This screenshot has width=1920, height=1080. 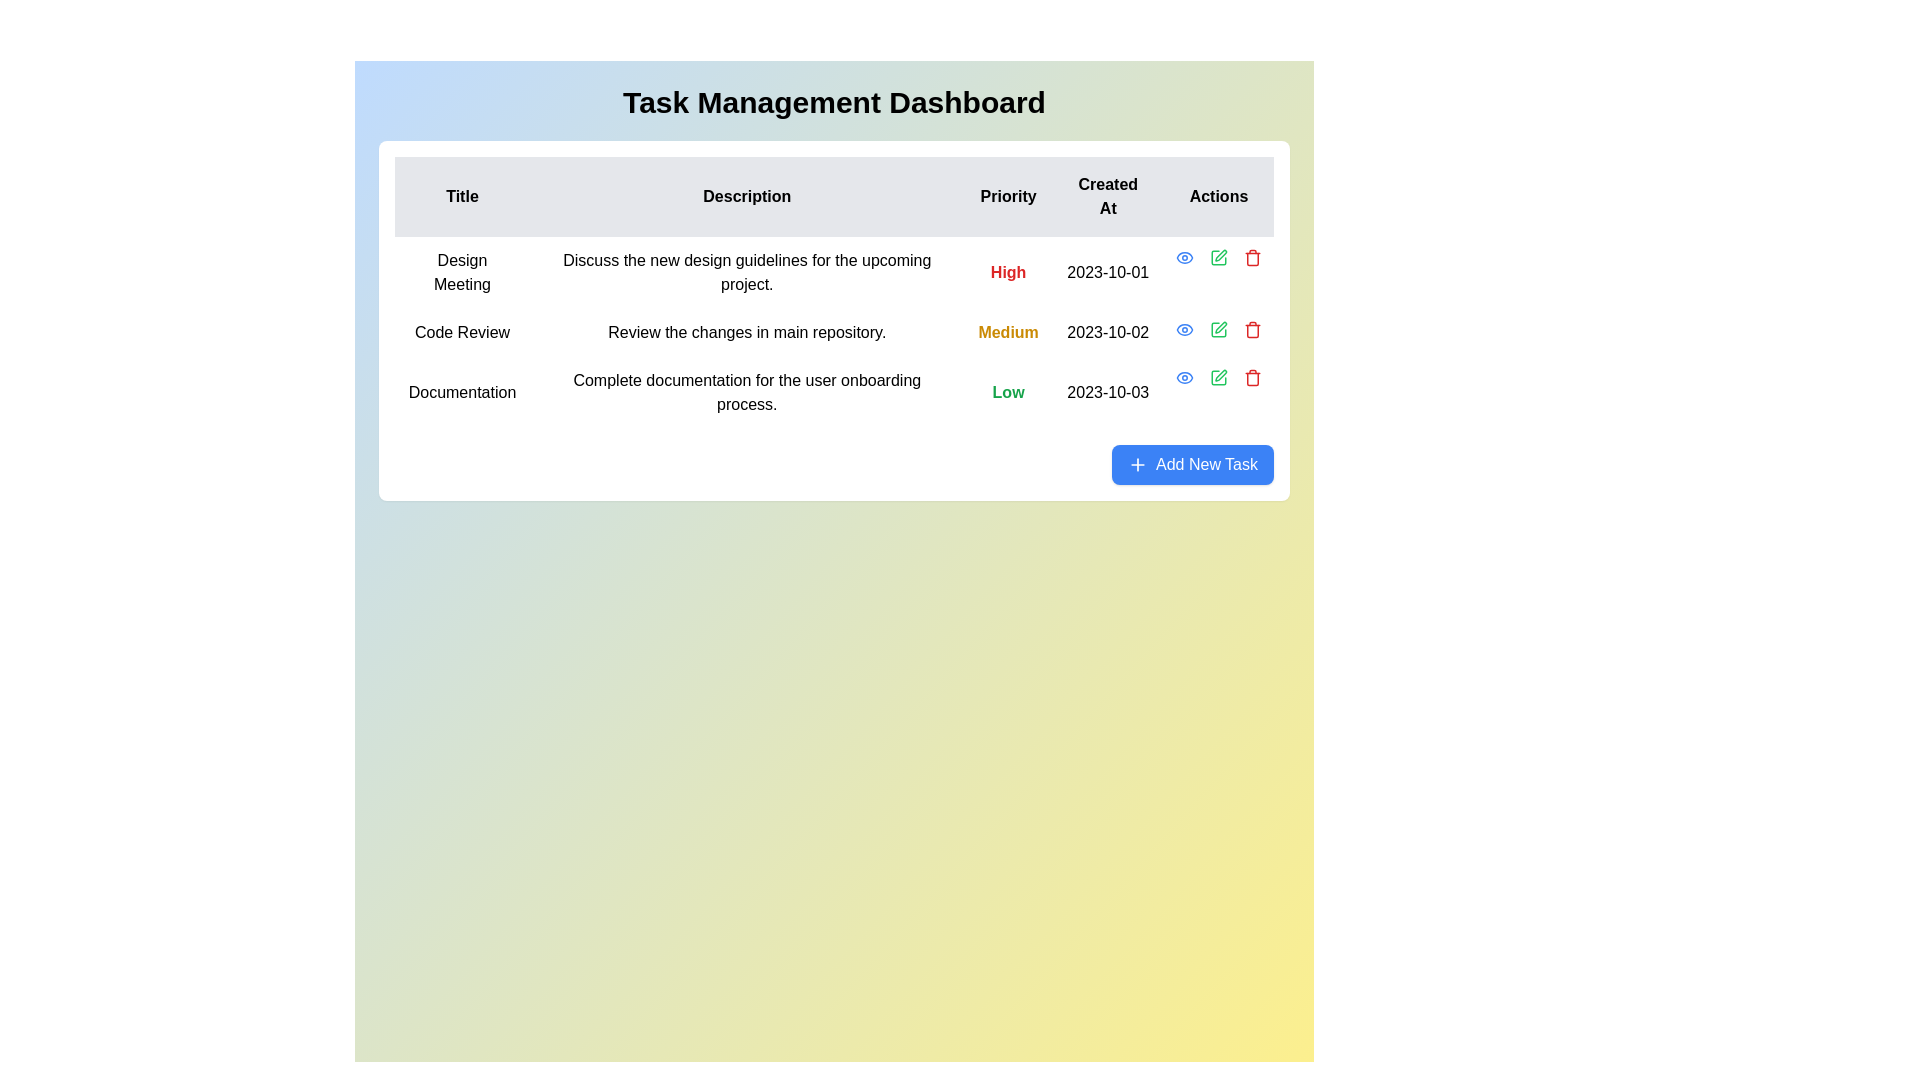 I want to click on the eye-shaped icon button in the 'Actions' column of the 'Code Review' task to observe the hover effect, so click(x=1185, y=329).